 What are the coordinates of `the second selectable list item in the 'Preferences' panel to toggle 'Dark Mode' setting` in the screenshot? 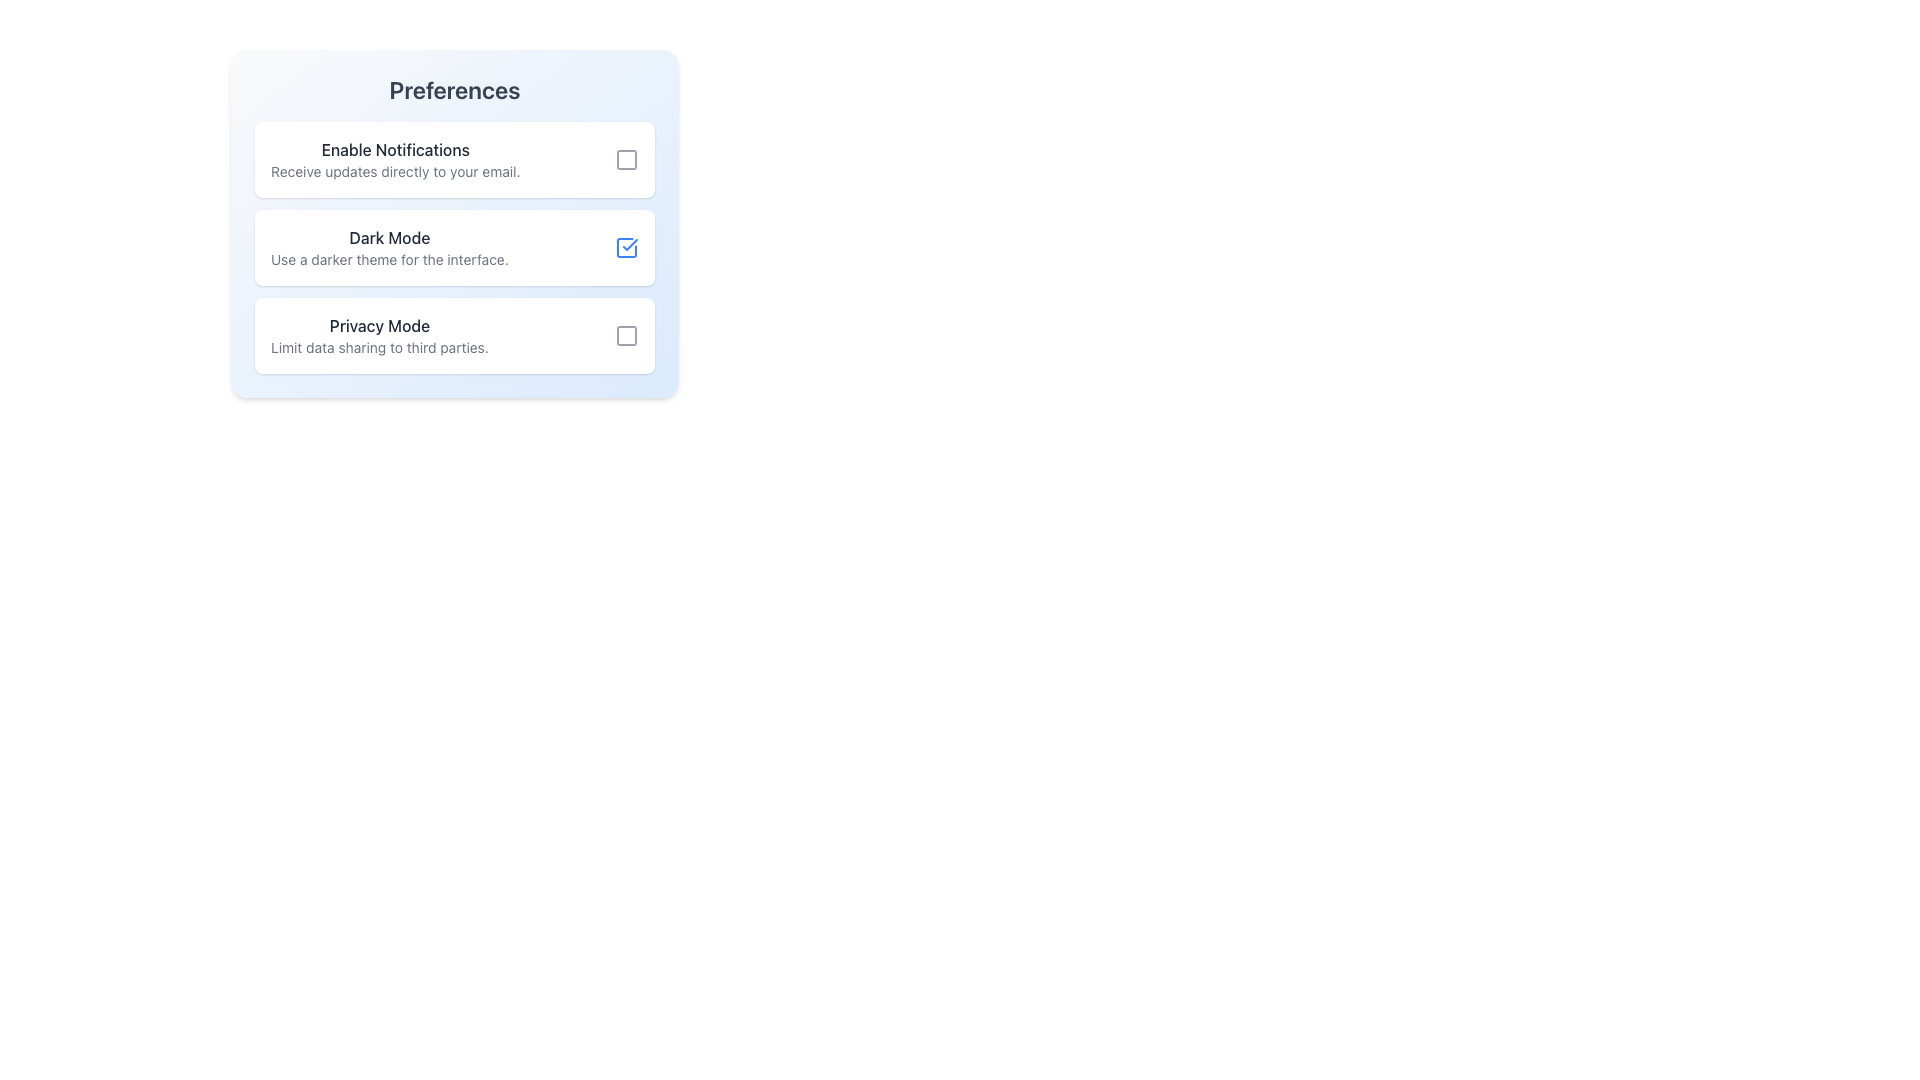 It's located at (454, 246).